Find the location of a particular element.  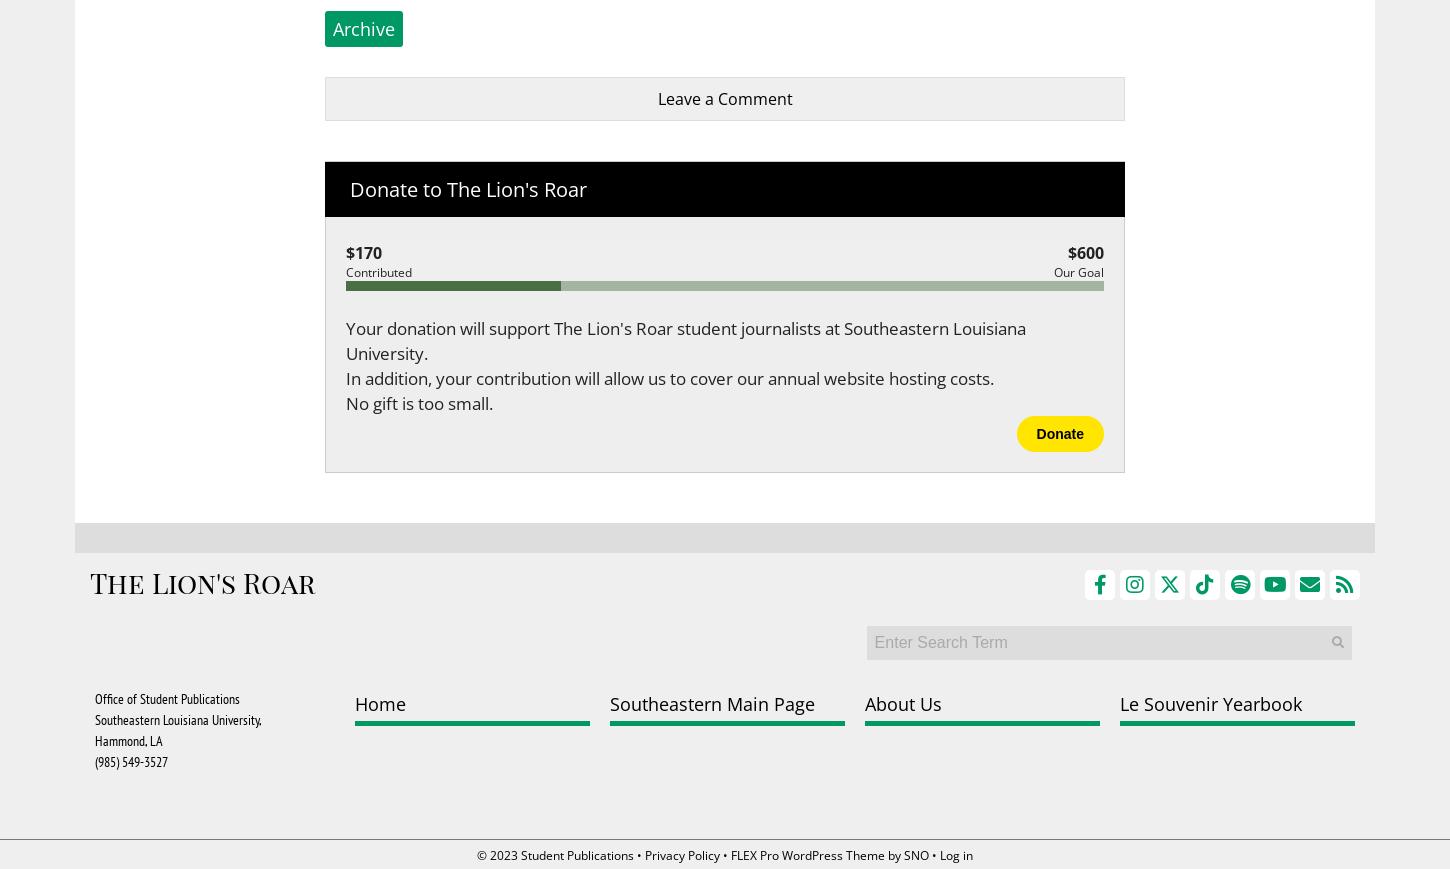

'Donate to The Lion's Roar' is located at coordinates (350, 187).